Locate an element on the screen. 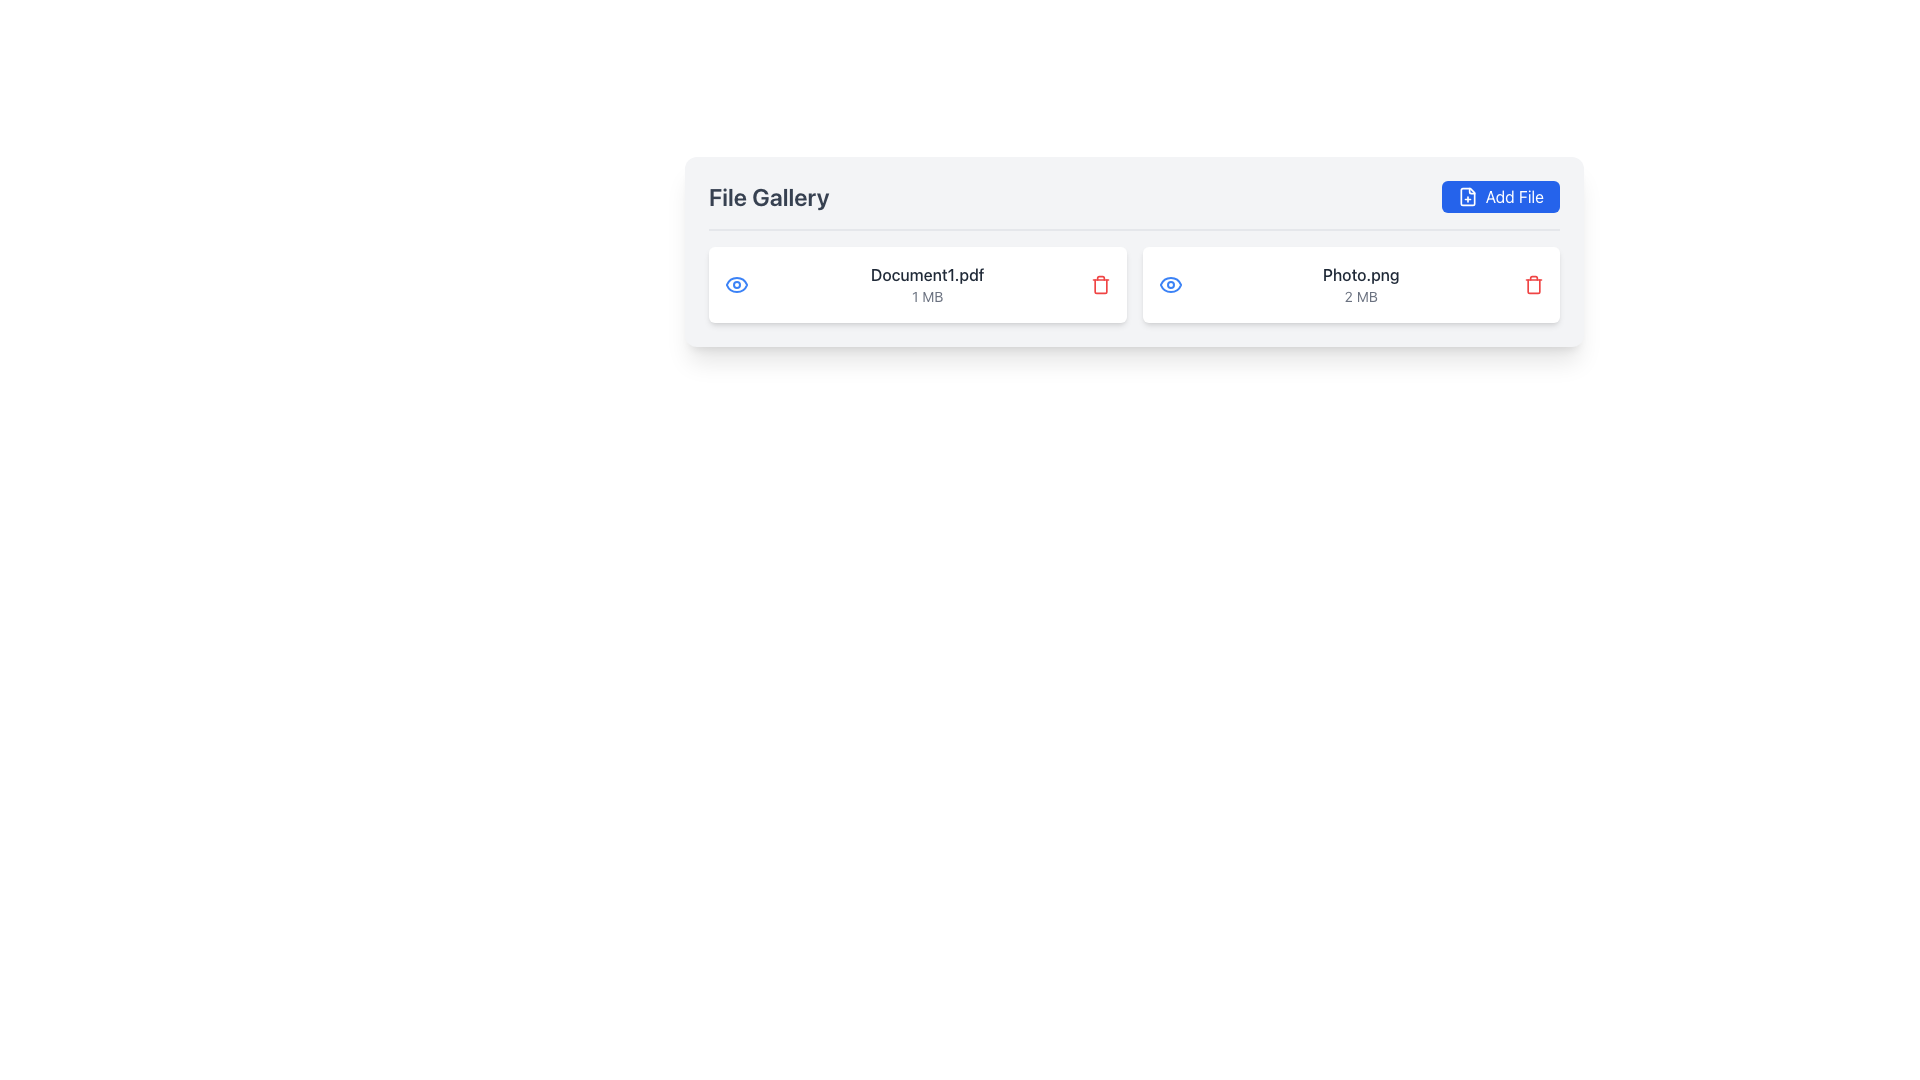  the text label displaying '1 MB', which is located directly beneath 'Document1.pdf' in the left panel of the File Gallery section is located at coordinates (926, 297).